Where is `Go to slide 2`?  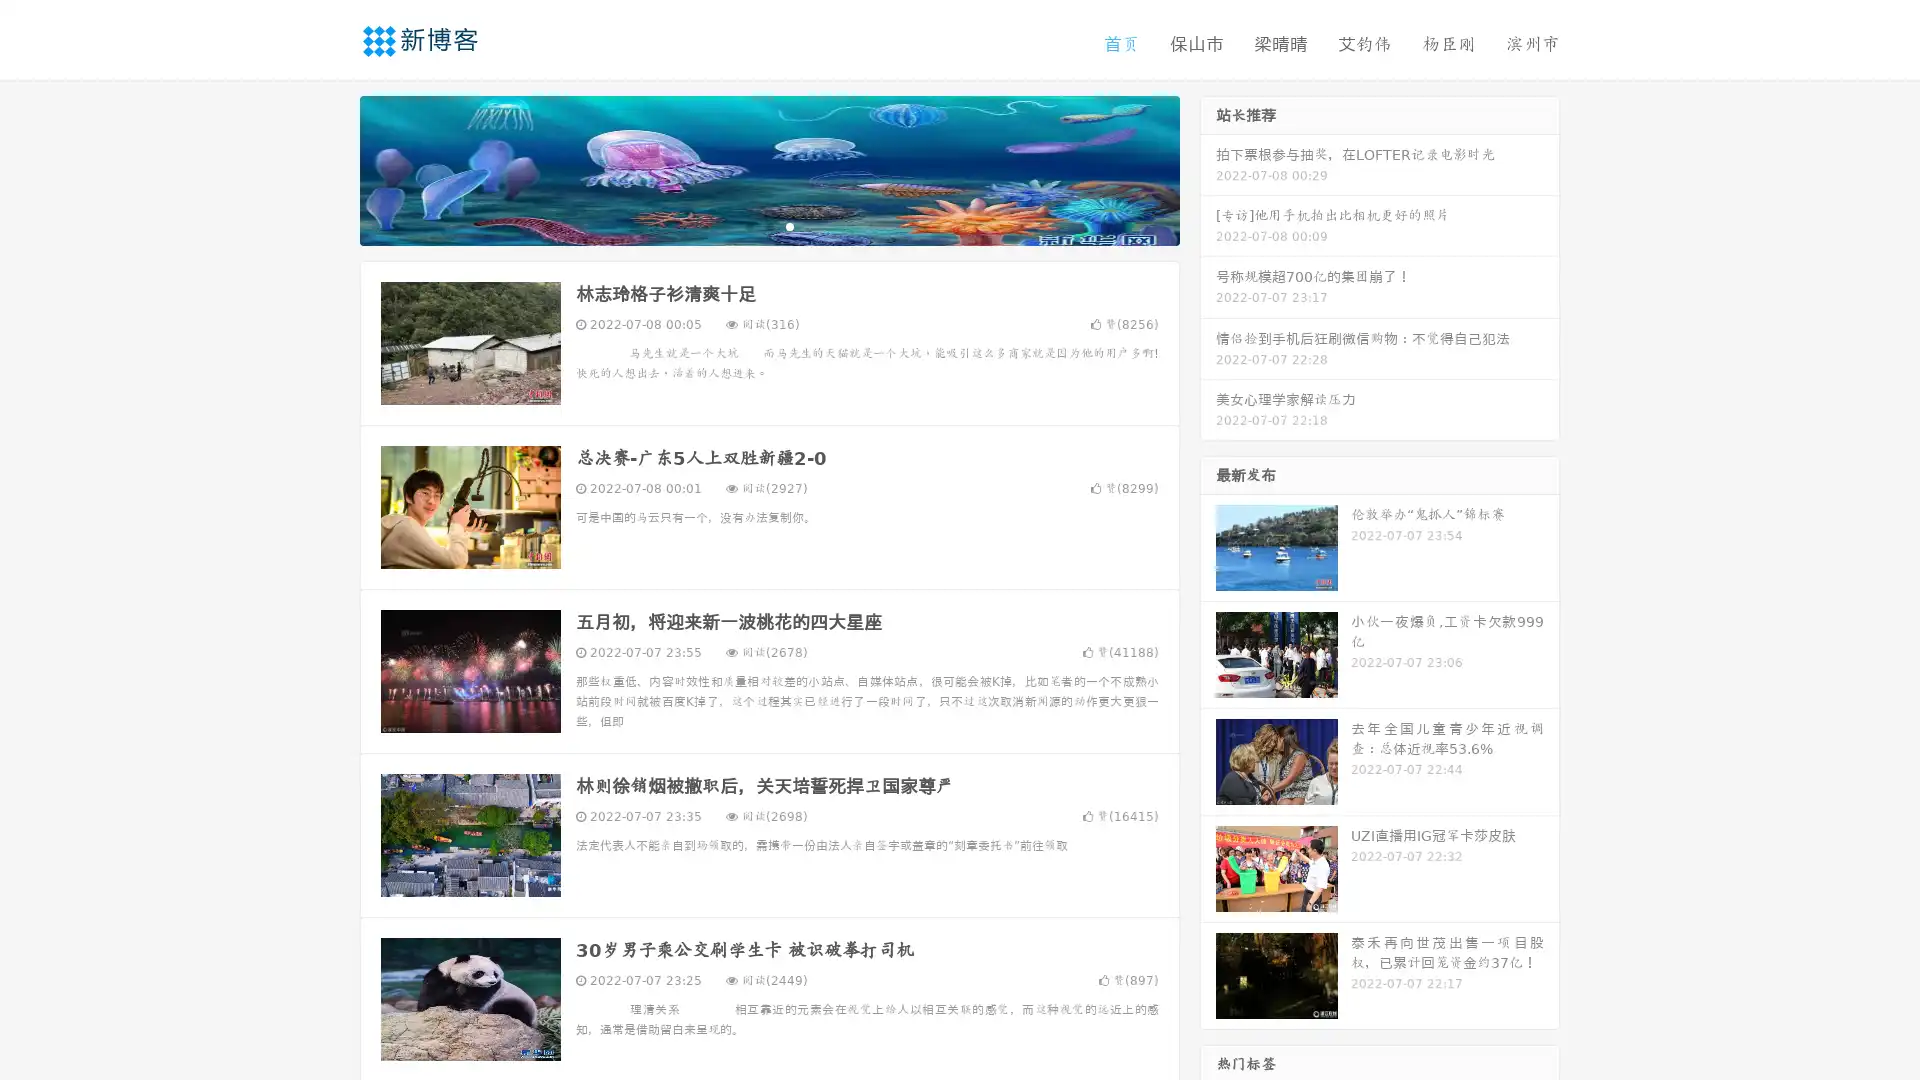
Go to slide 2 is located at coordinates (768, 225).